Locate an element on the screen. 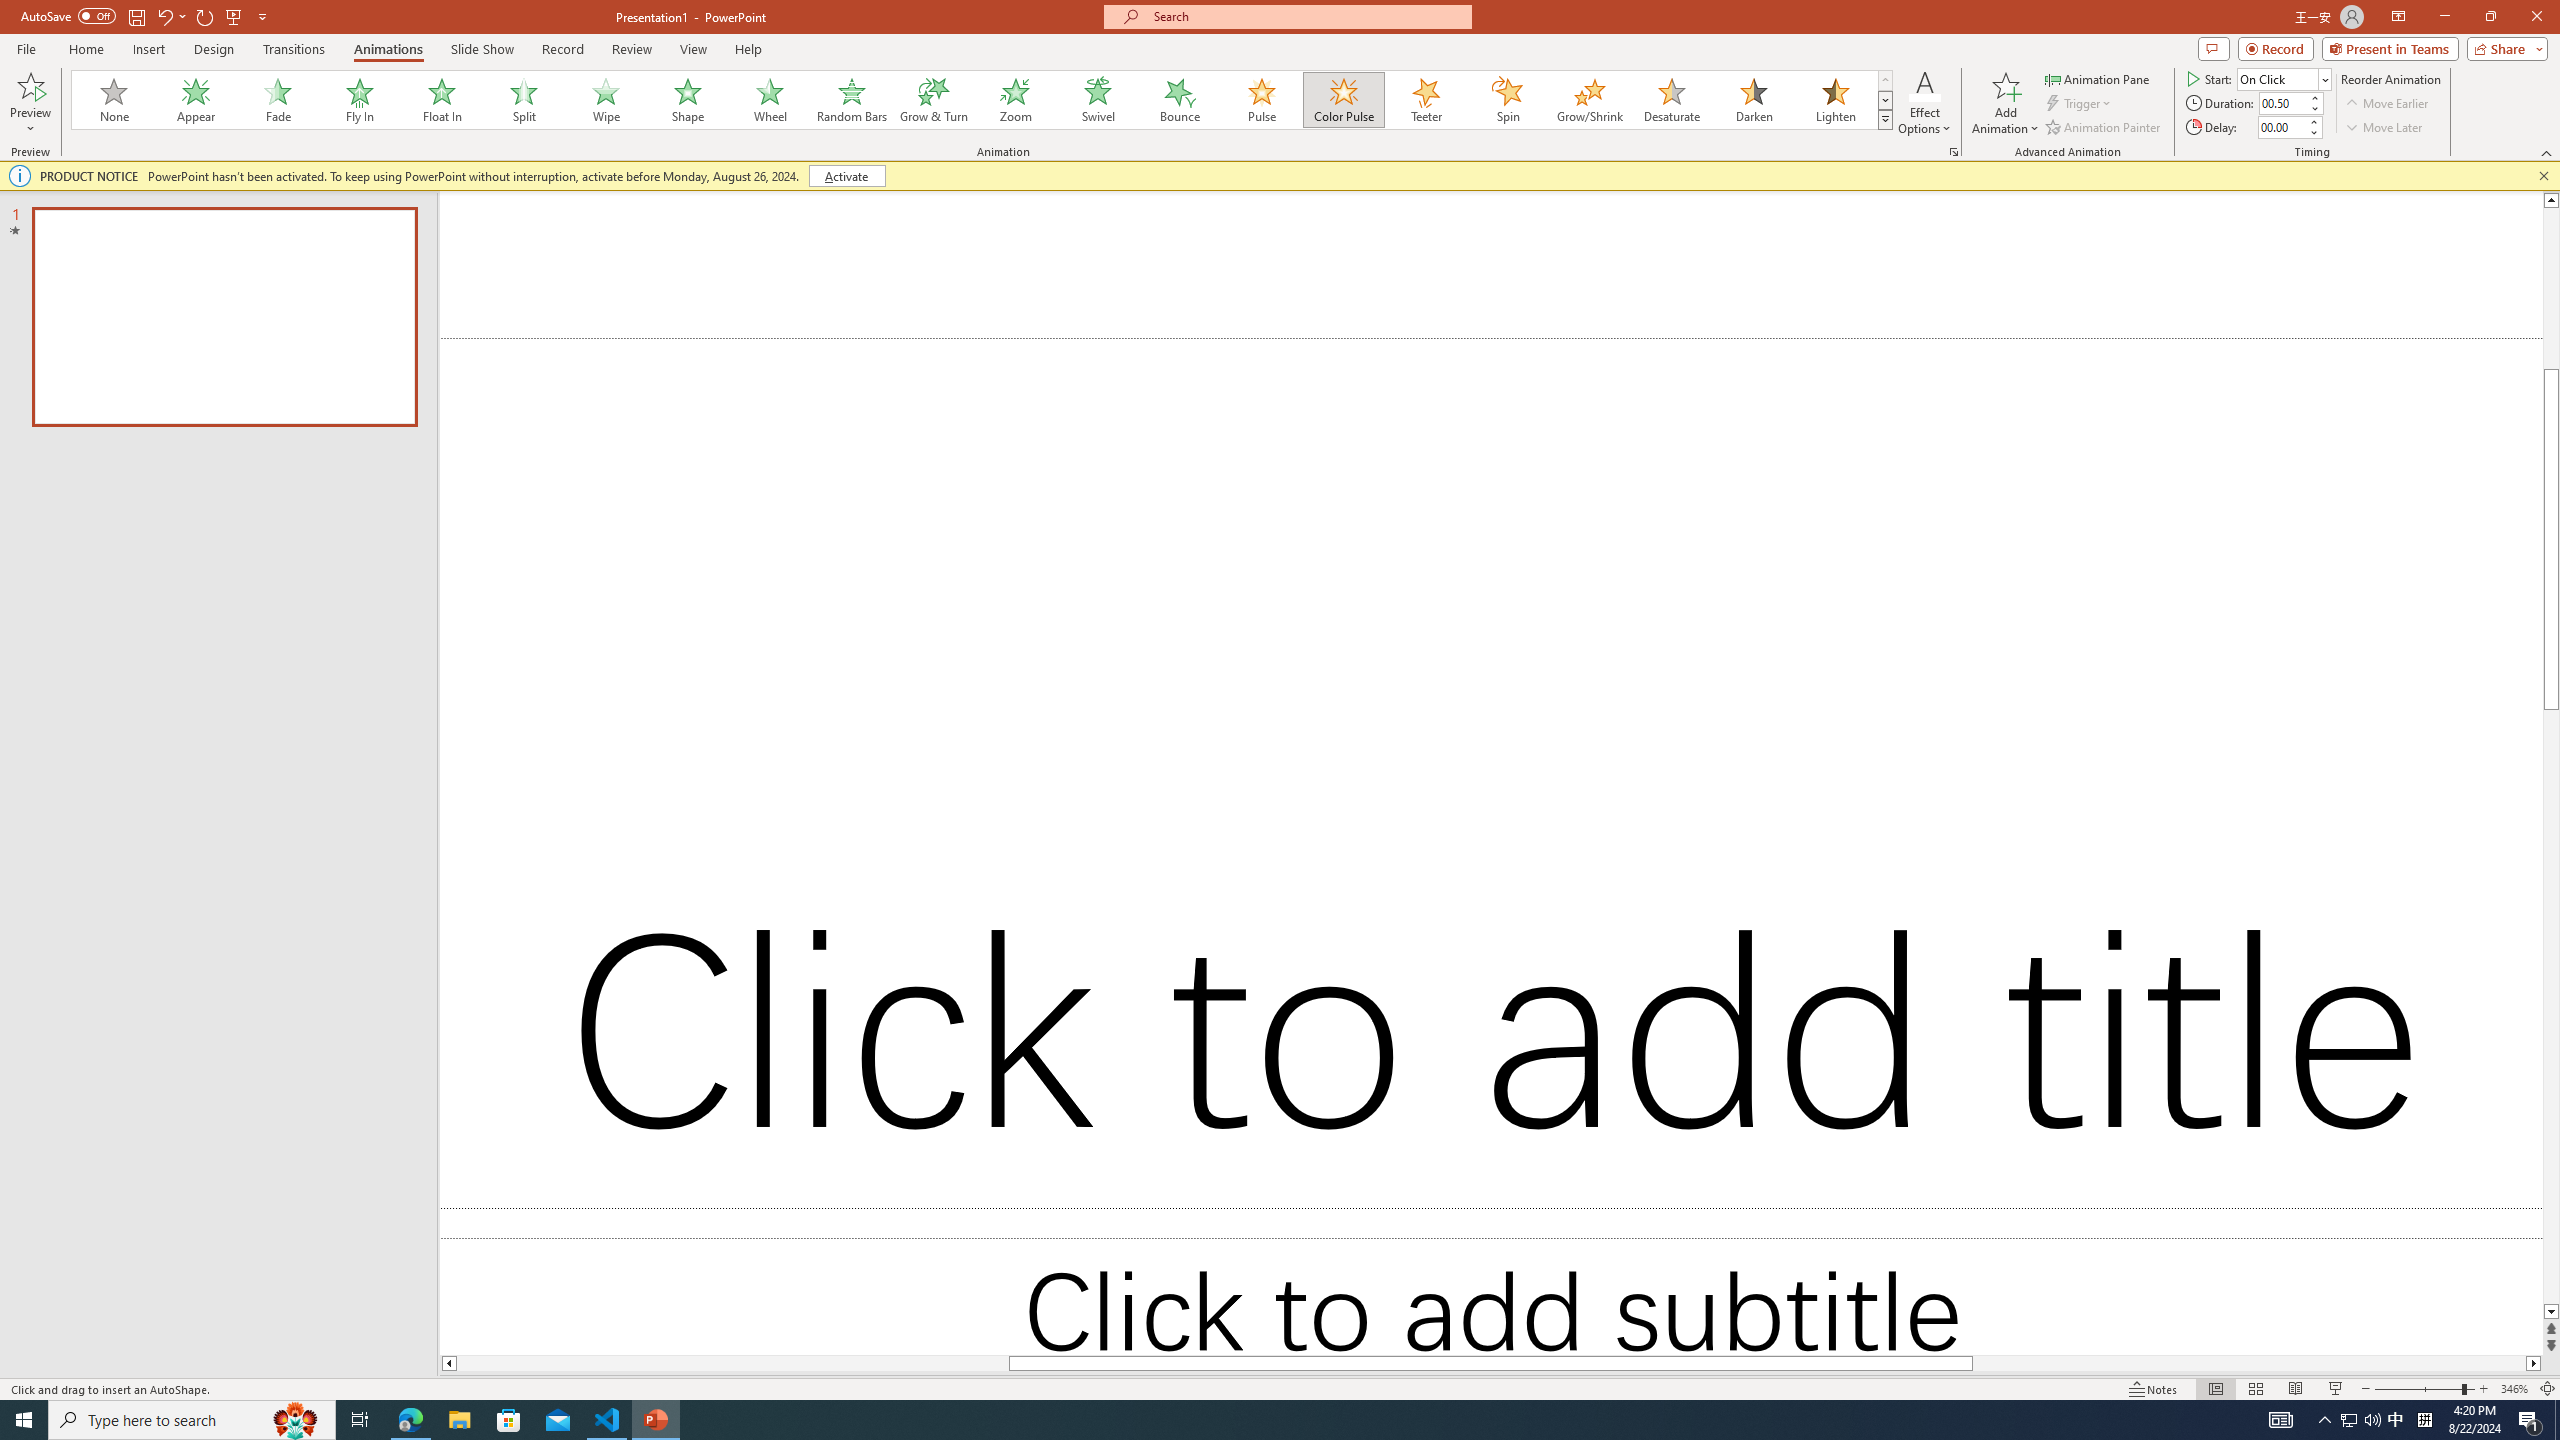  'Animation Pane' is located at coordinates (2099, 78).